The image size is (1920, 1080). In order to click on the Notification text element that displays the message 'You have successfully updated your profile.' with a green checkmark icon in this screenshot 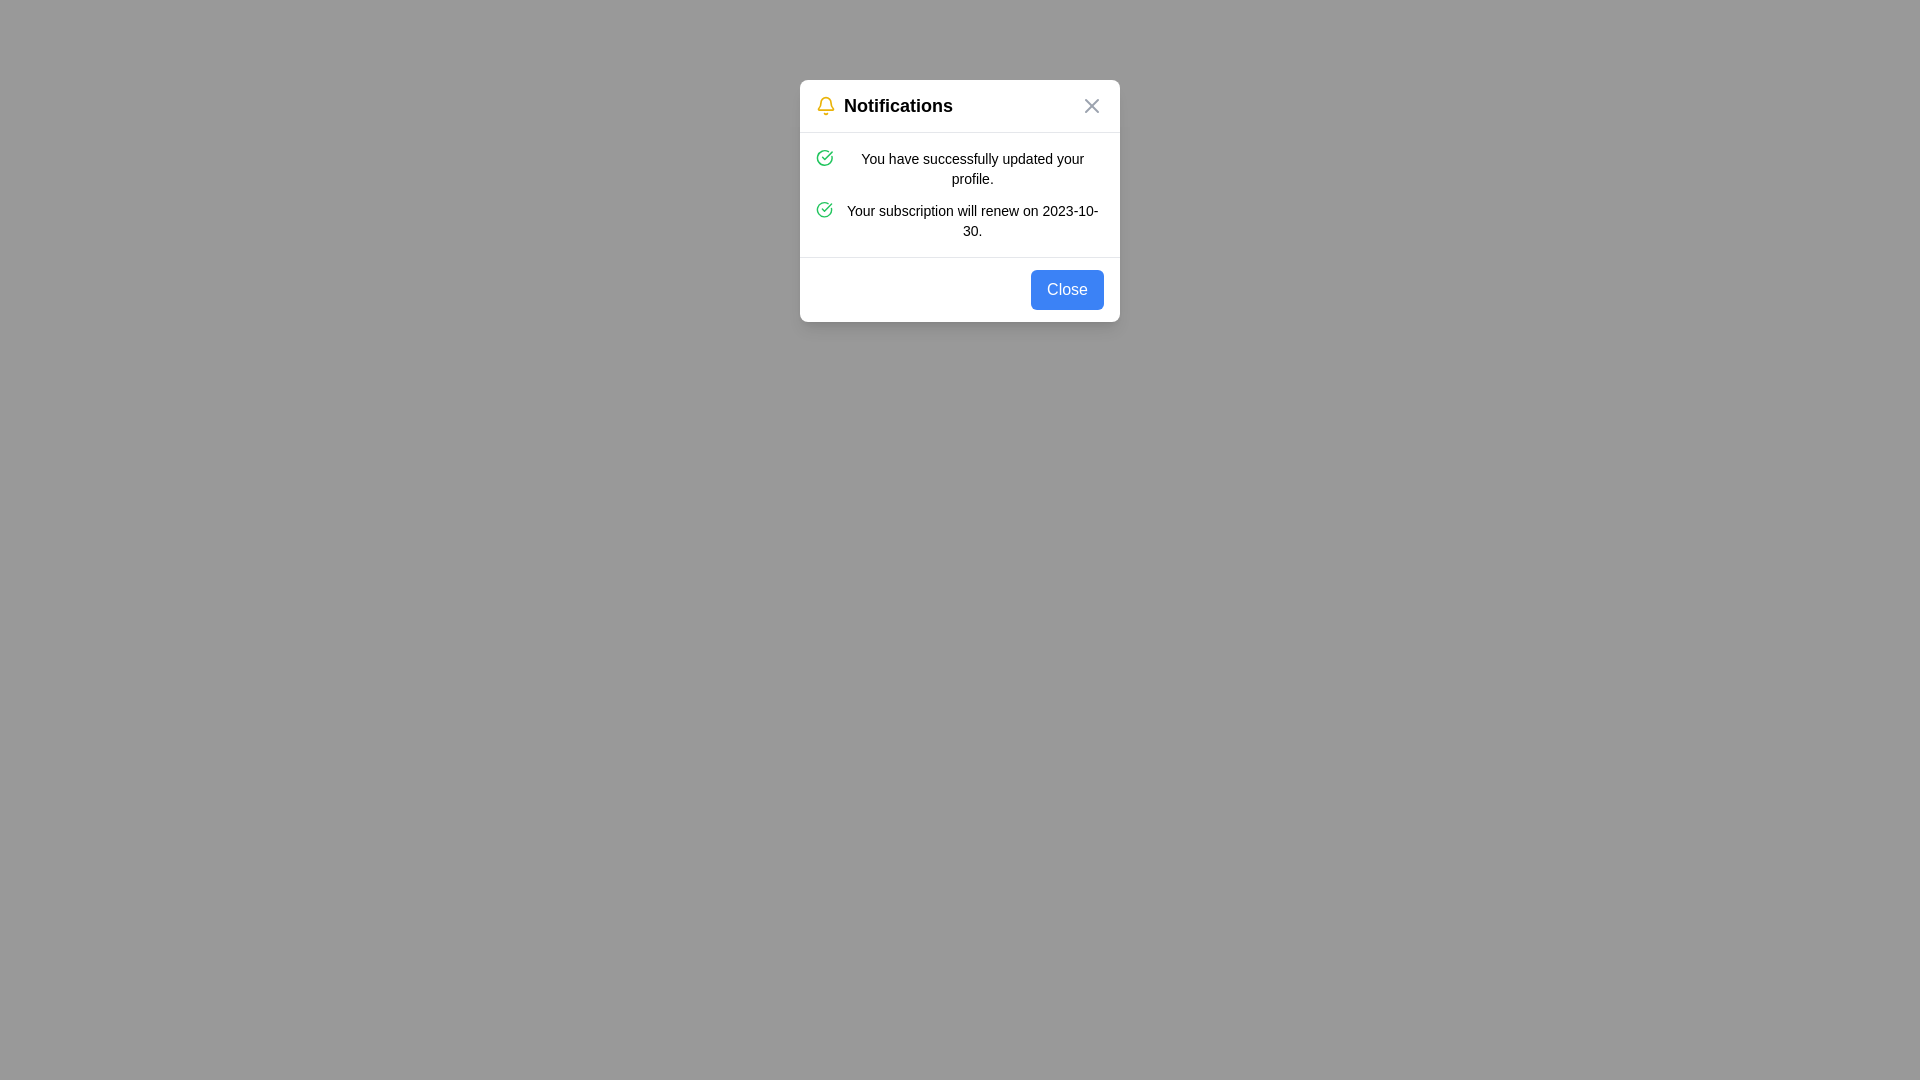, I will do `click(960, 168)`.